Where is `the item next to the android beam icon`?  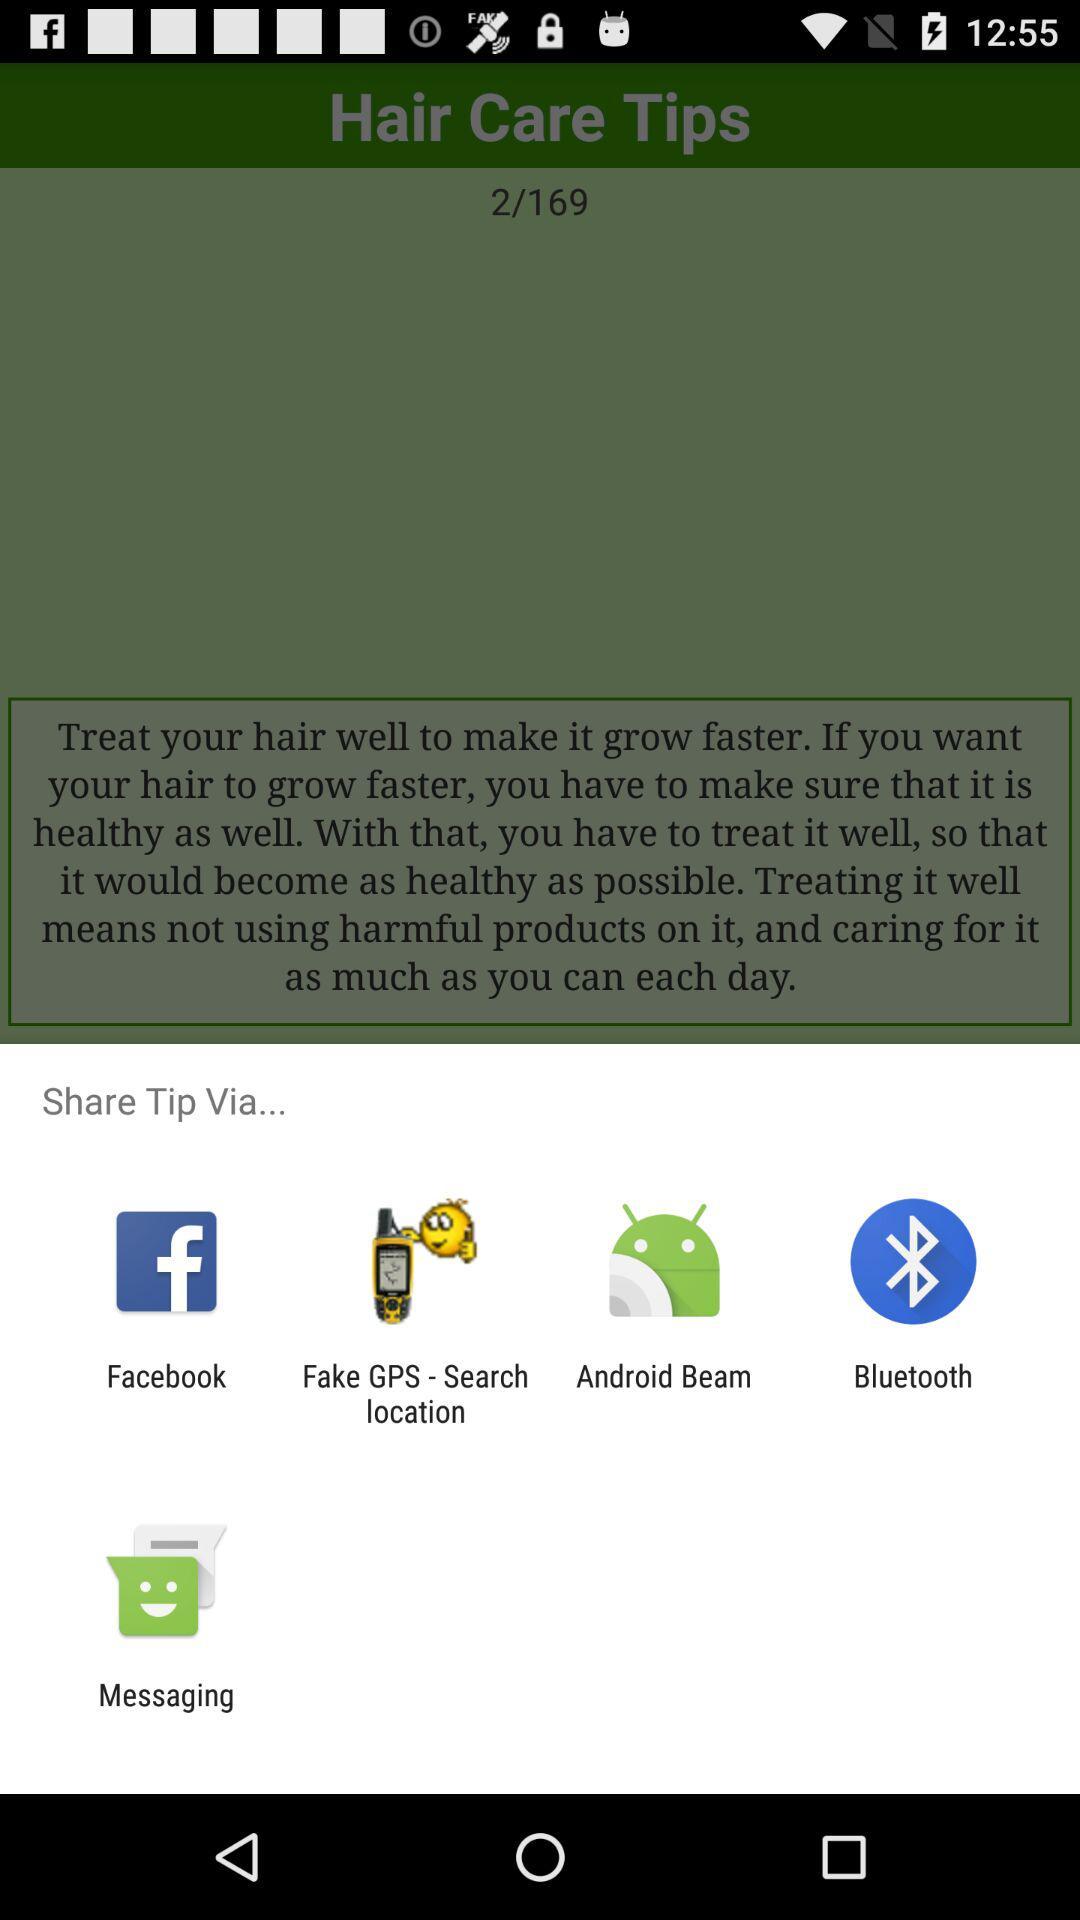
the item next to the android beam icon is located at coordinates (913, 1392).